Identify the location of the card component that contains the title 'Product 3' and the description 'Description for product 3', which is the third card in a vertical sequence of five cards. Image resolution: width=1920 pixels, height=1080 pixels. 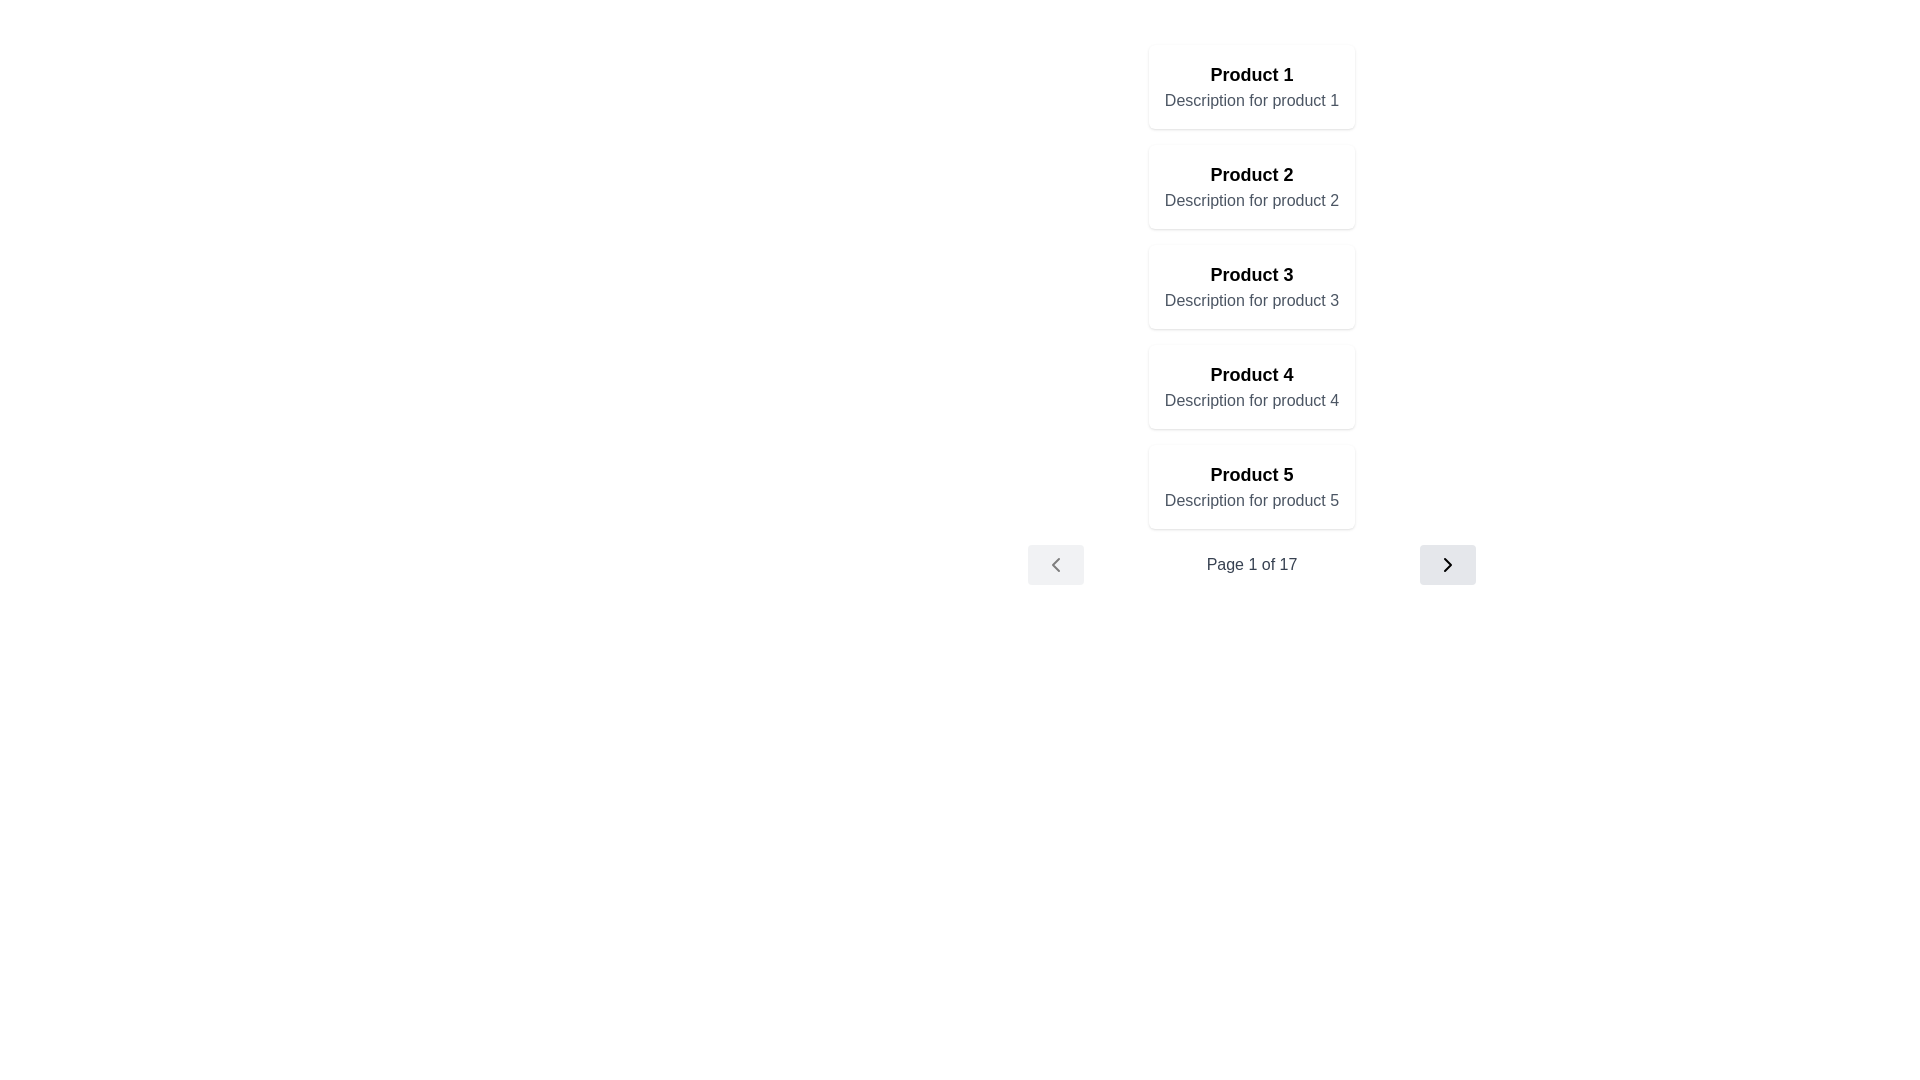
(1251, 286).